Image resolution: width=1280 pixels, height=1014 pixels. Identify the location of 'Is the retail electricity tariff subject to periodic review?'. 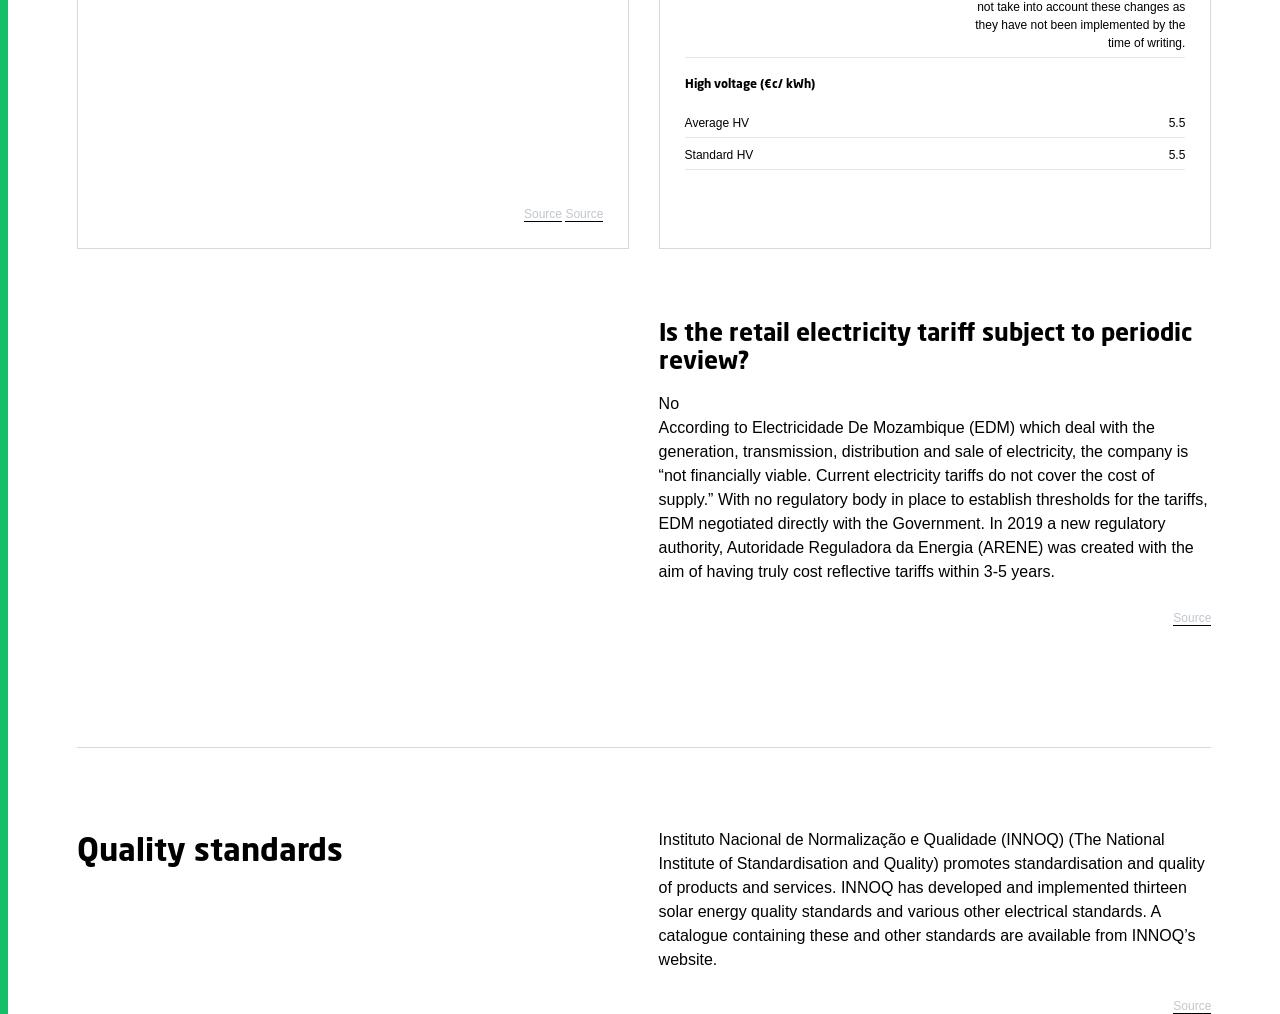
(923, 348).